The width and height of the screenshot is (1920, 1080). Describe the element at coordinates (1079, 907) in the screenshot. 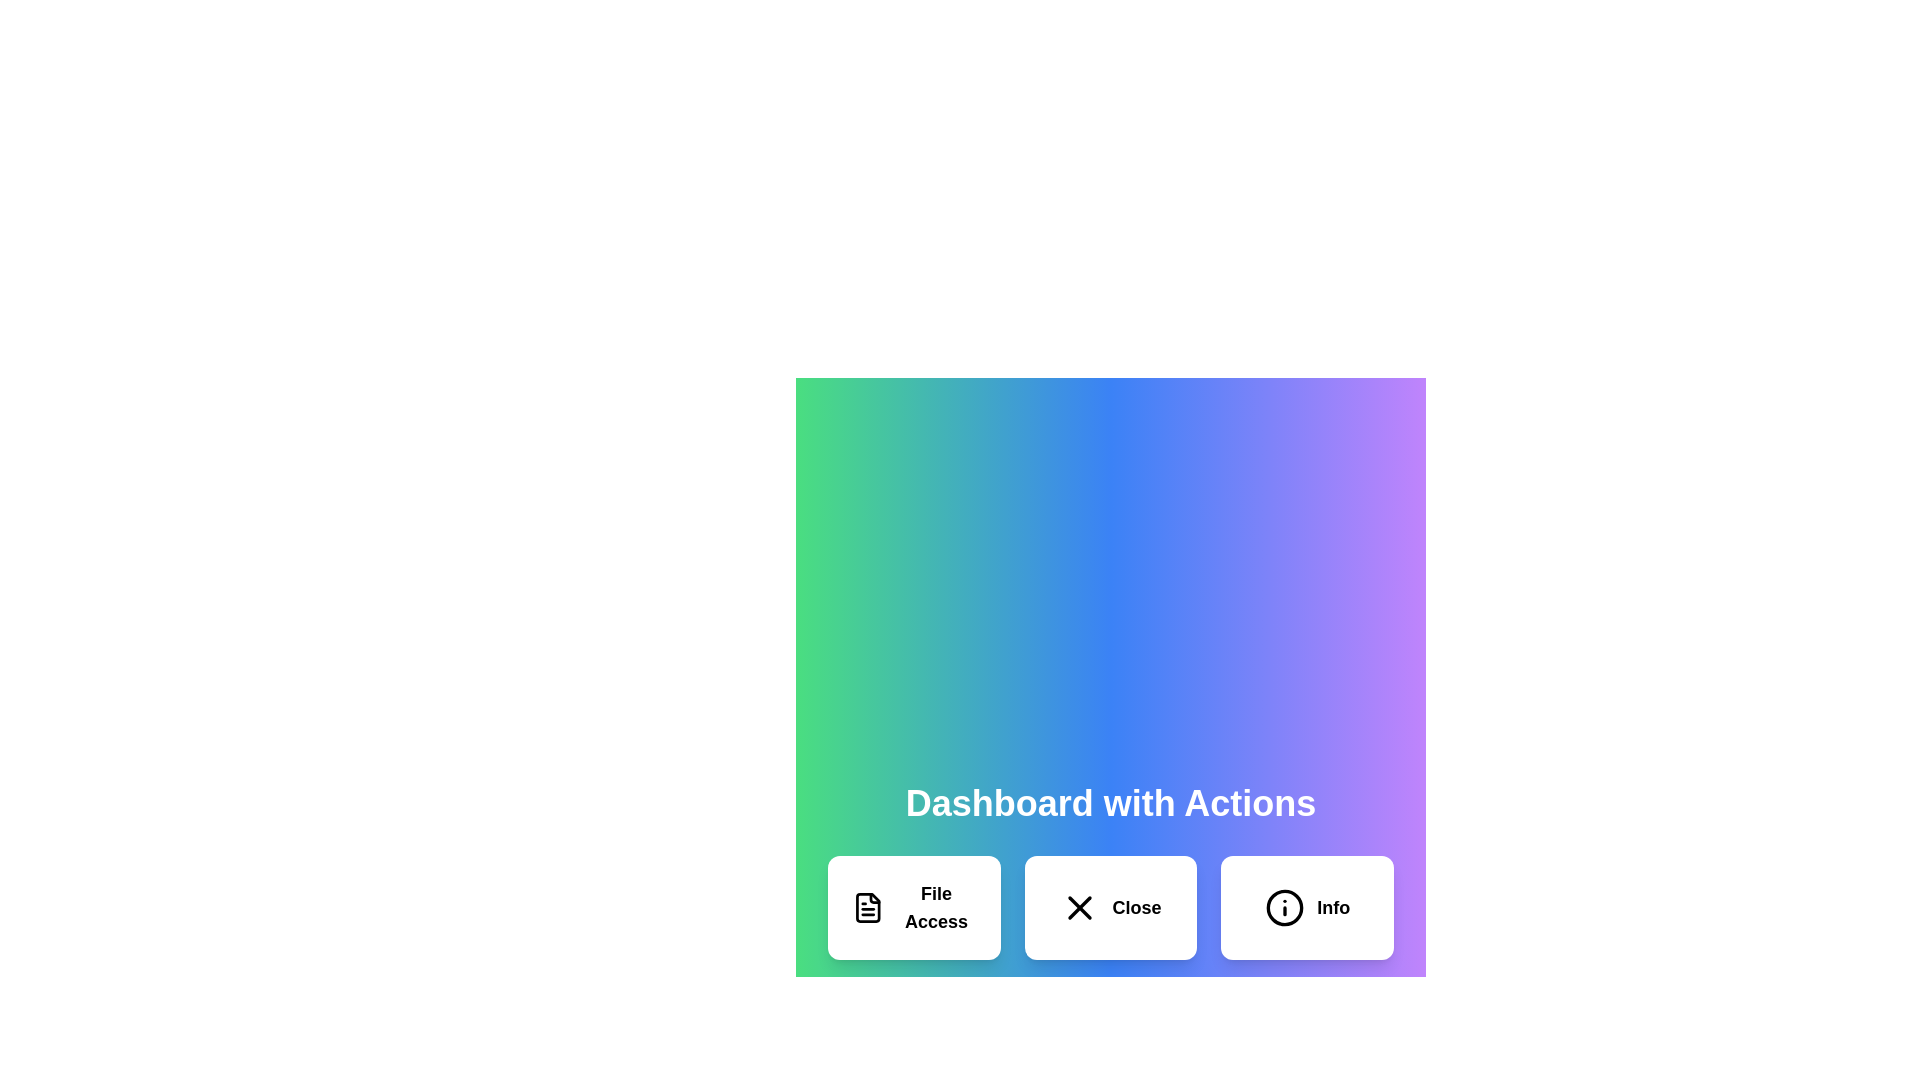

I see `the black 'X' icon within the 'Close' button` at that location.